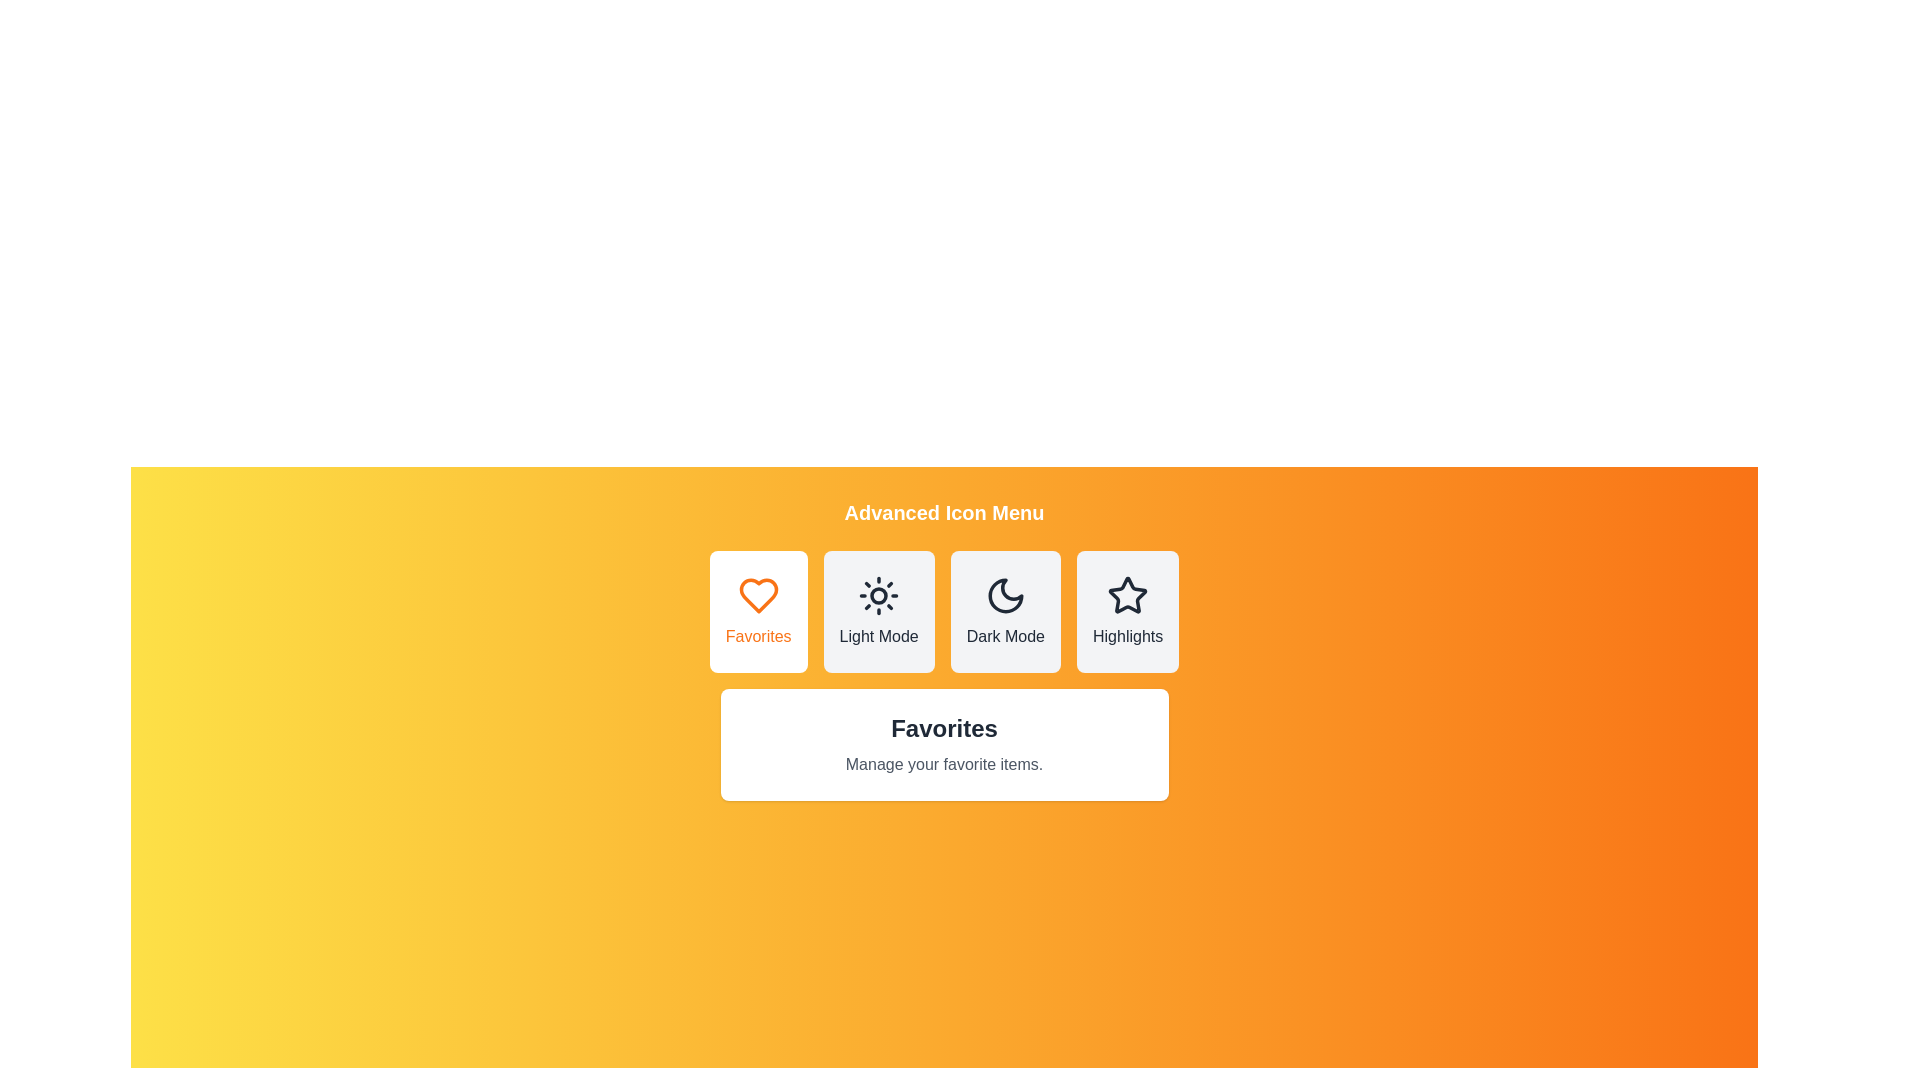  I want to click on the 'Favorites' icon located at the top of the 'Favorites' section in the grid, which is the first cell containing saved items, so click(757, 595).